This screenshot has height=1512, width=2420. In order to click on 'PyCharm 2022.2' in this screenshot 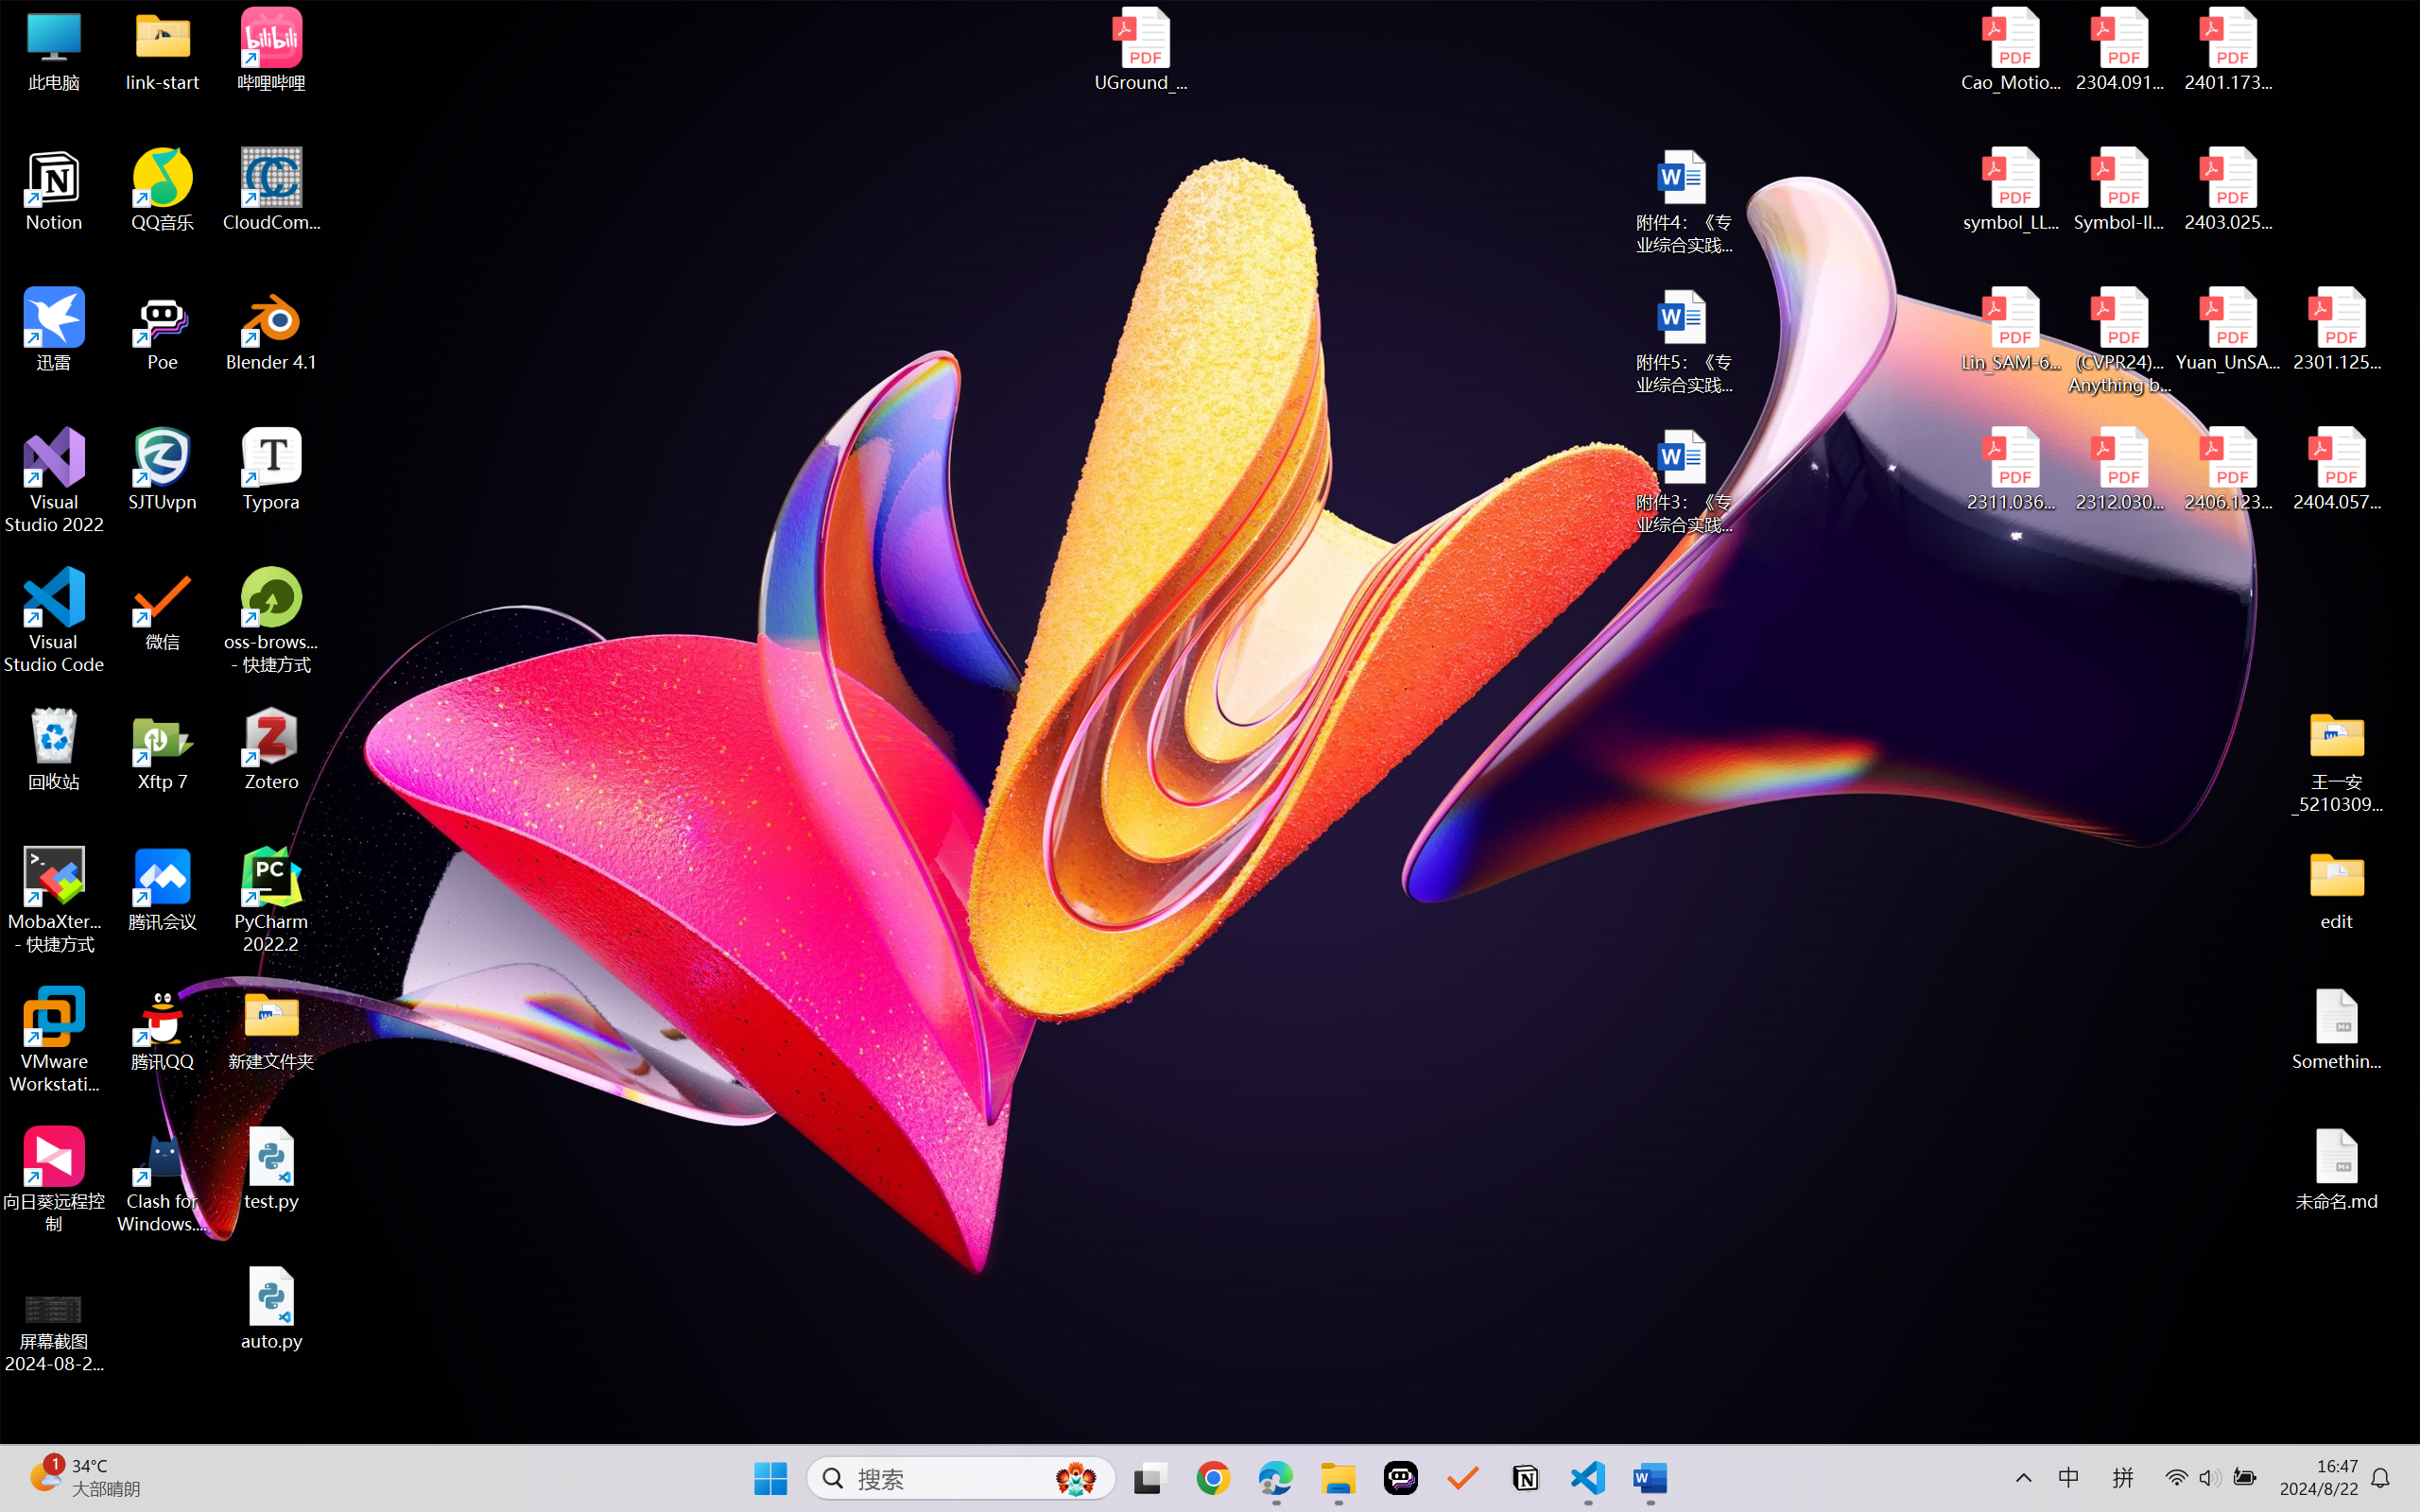, I will do `click(271, 900)`.